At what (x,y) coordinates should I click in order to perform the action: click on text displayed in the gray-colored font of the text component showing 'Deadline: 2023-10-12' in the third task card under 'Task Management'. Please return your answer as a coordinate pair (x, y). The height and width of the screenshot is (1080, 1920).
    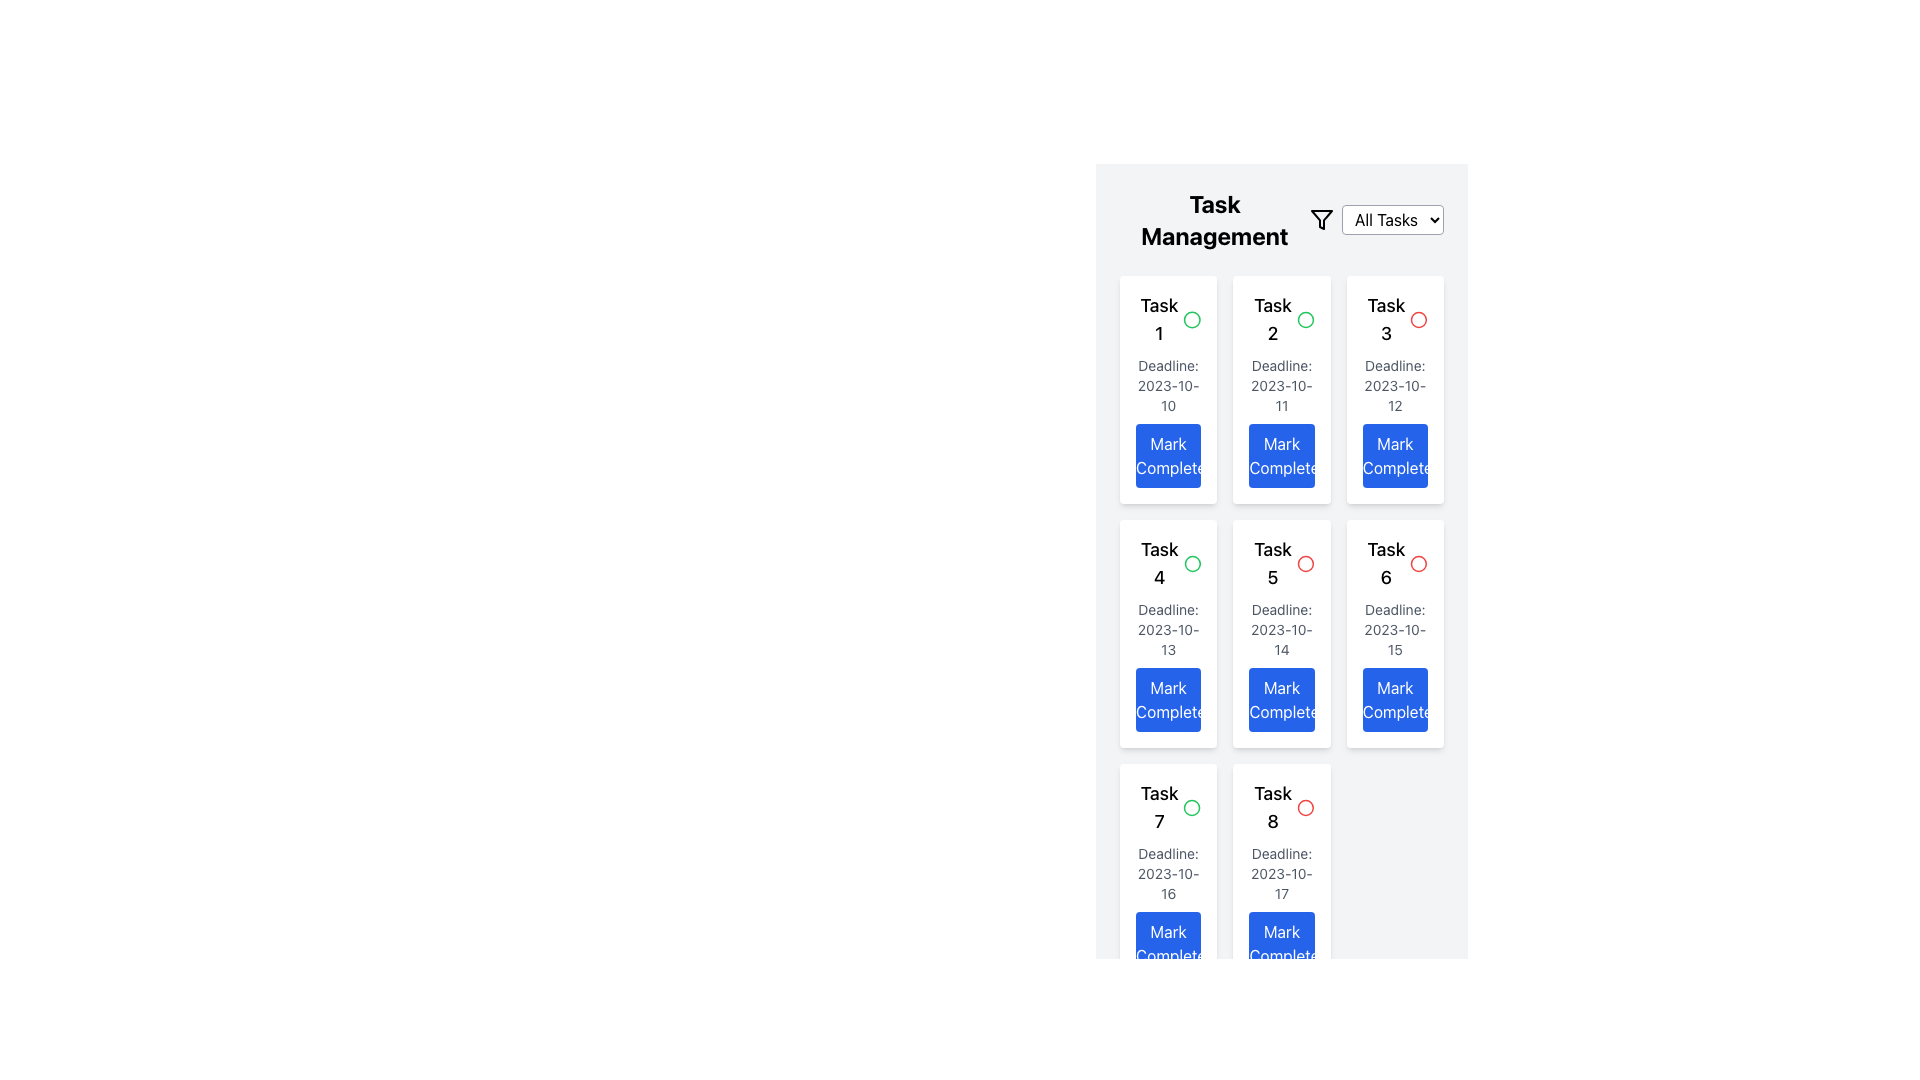
    Looking at the image, I should click on (1394, 385).